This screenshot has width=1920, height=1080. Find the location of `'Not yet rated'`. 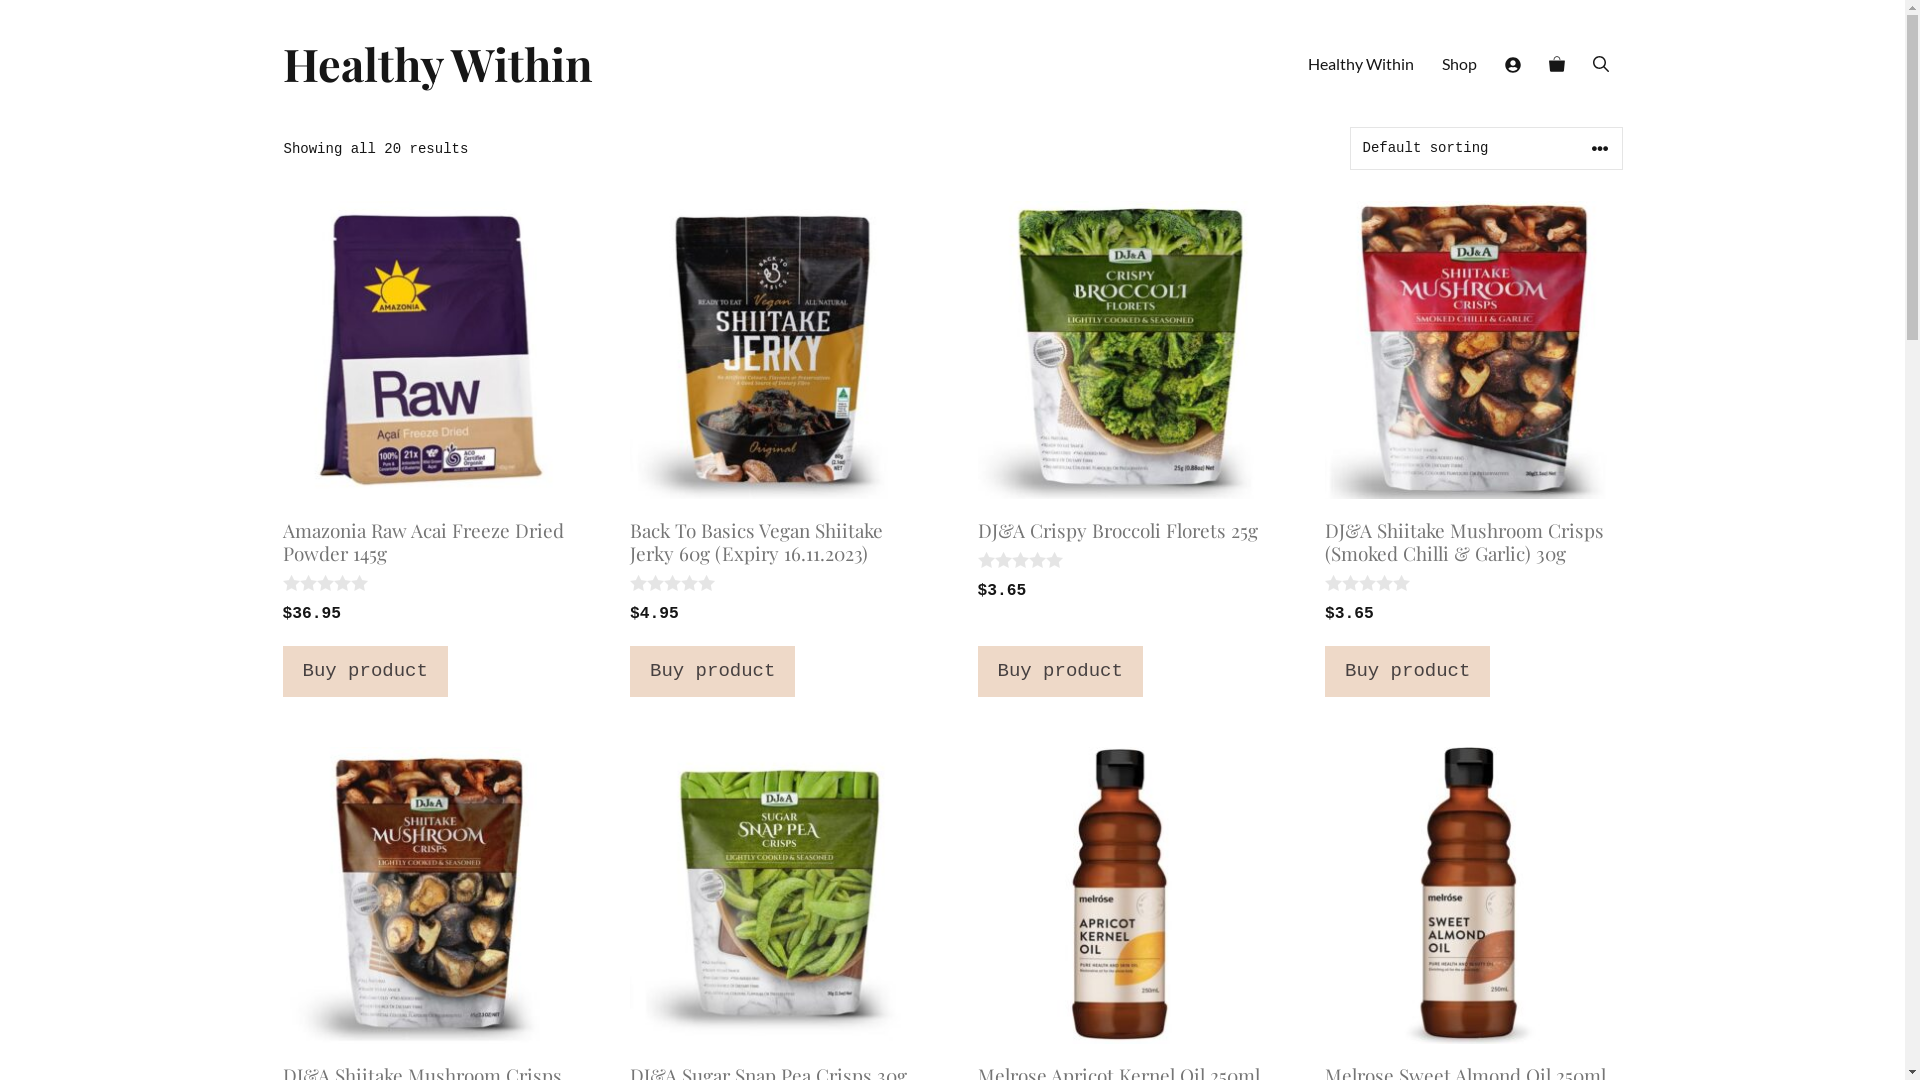

'Not yet rated' is located at coordinates (281, 582).